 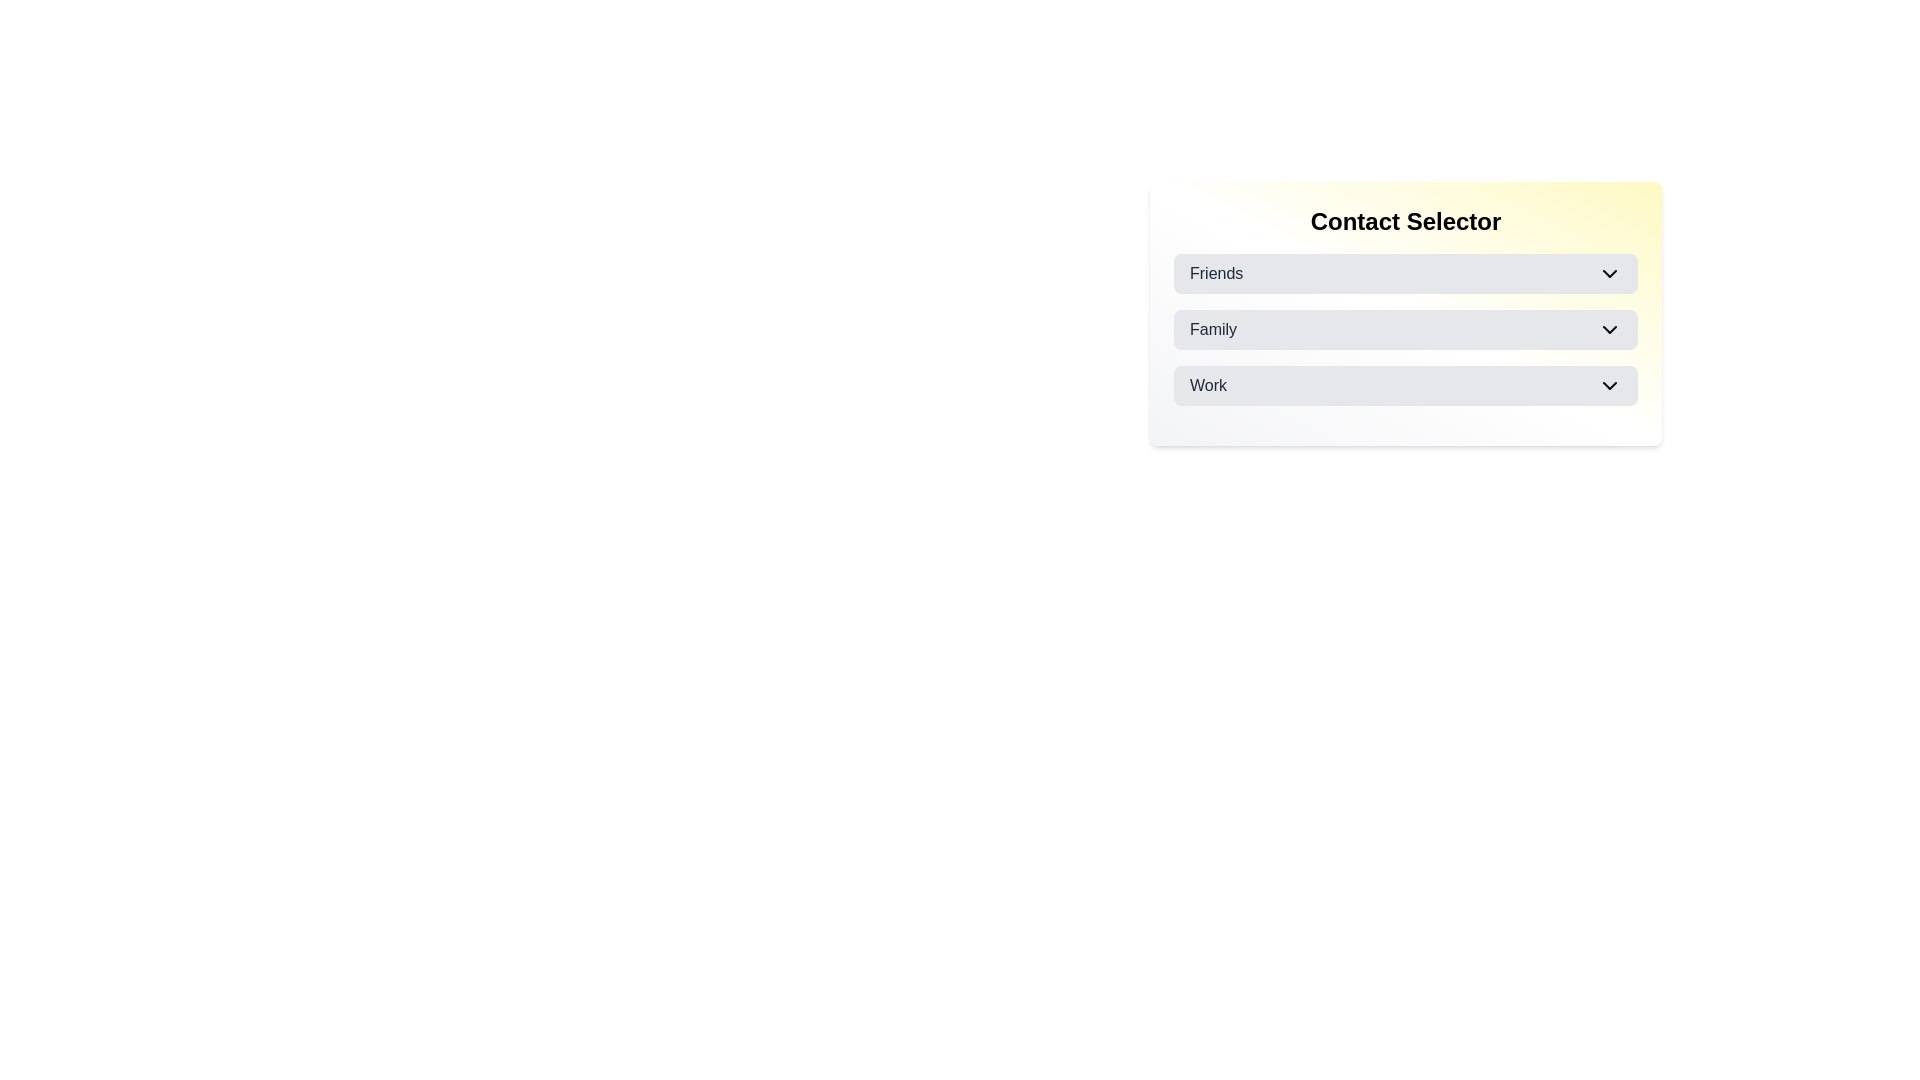 What do you see at coordinates (1207, 385) in the screenshot?
I see `the static text label displaying 'Work' in gray color, located in the bottommost row of a list of similar labels` at bounding box center [1207, 385].